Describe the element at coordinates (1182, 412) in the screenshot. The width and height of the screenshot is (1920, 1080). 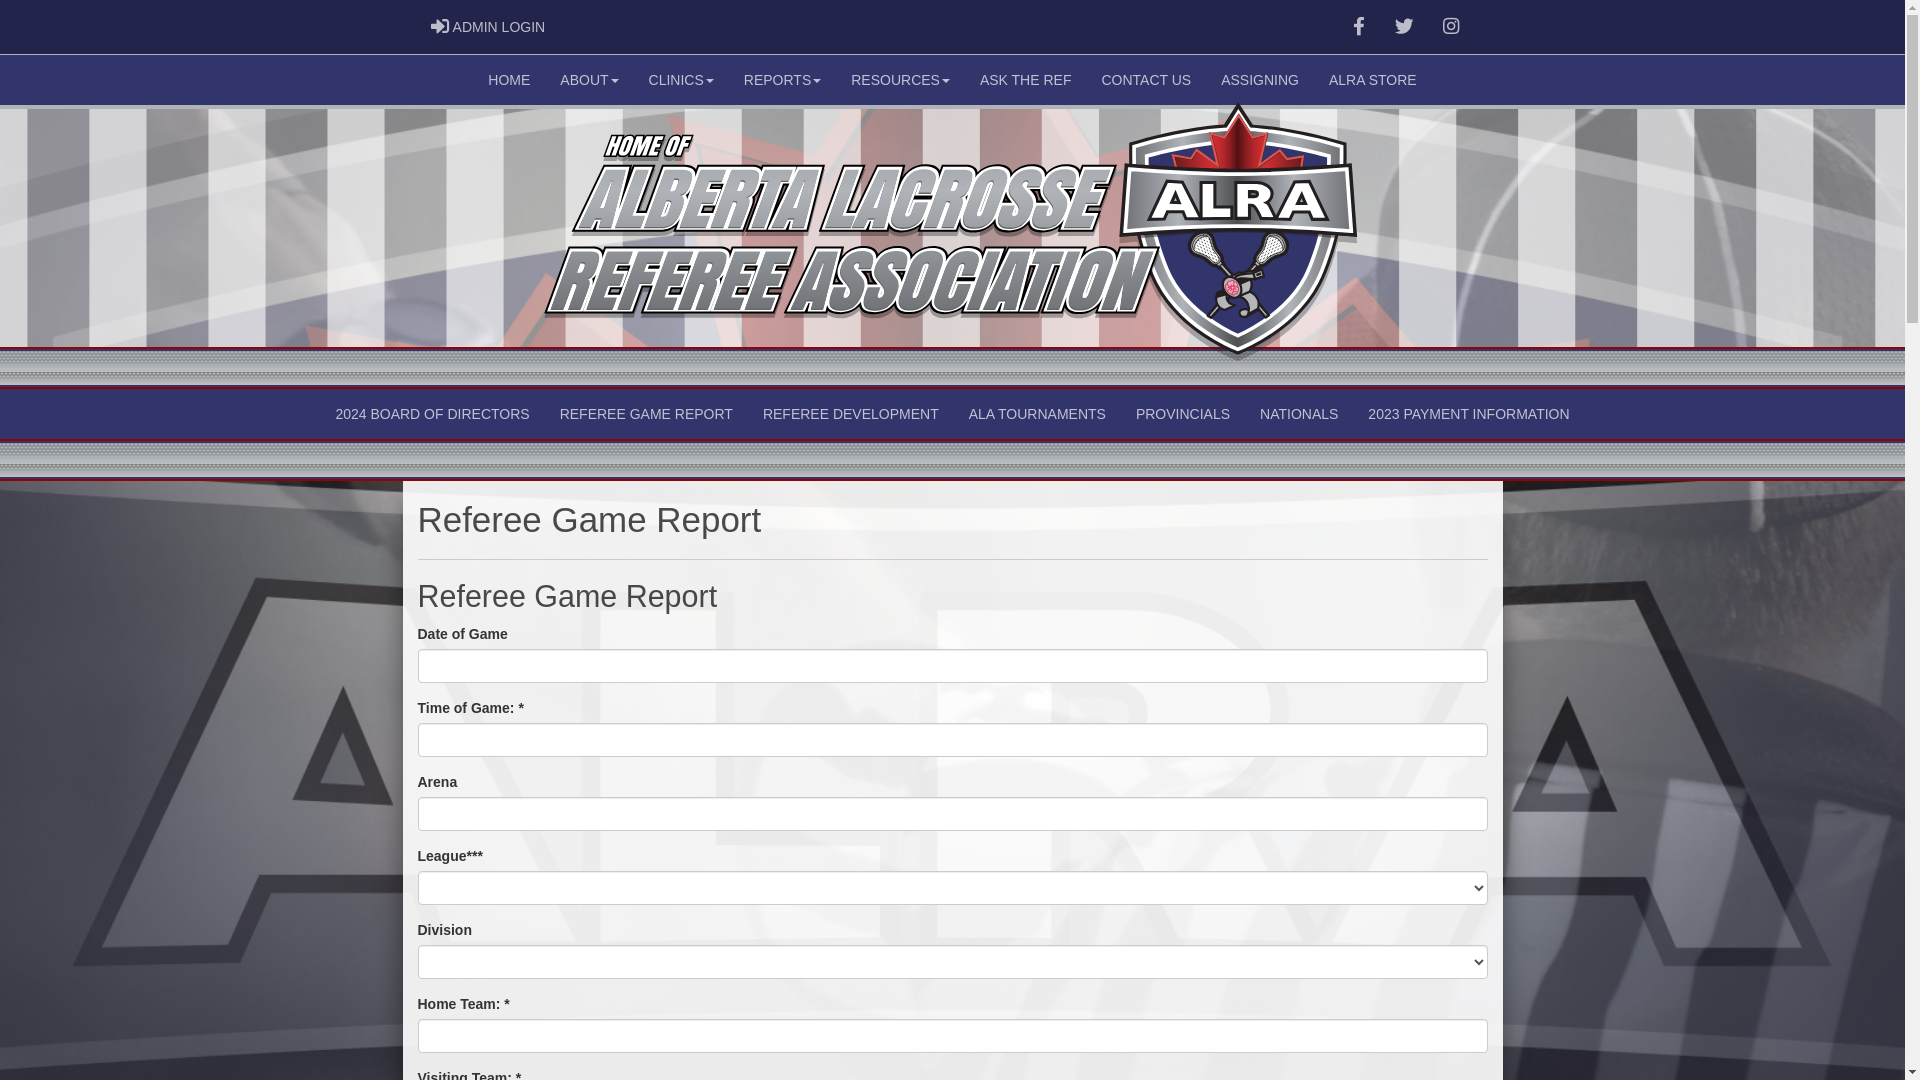
I see `'PROVINCIALS'` at that location.